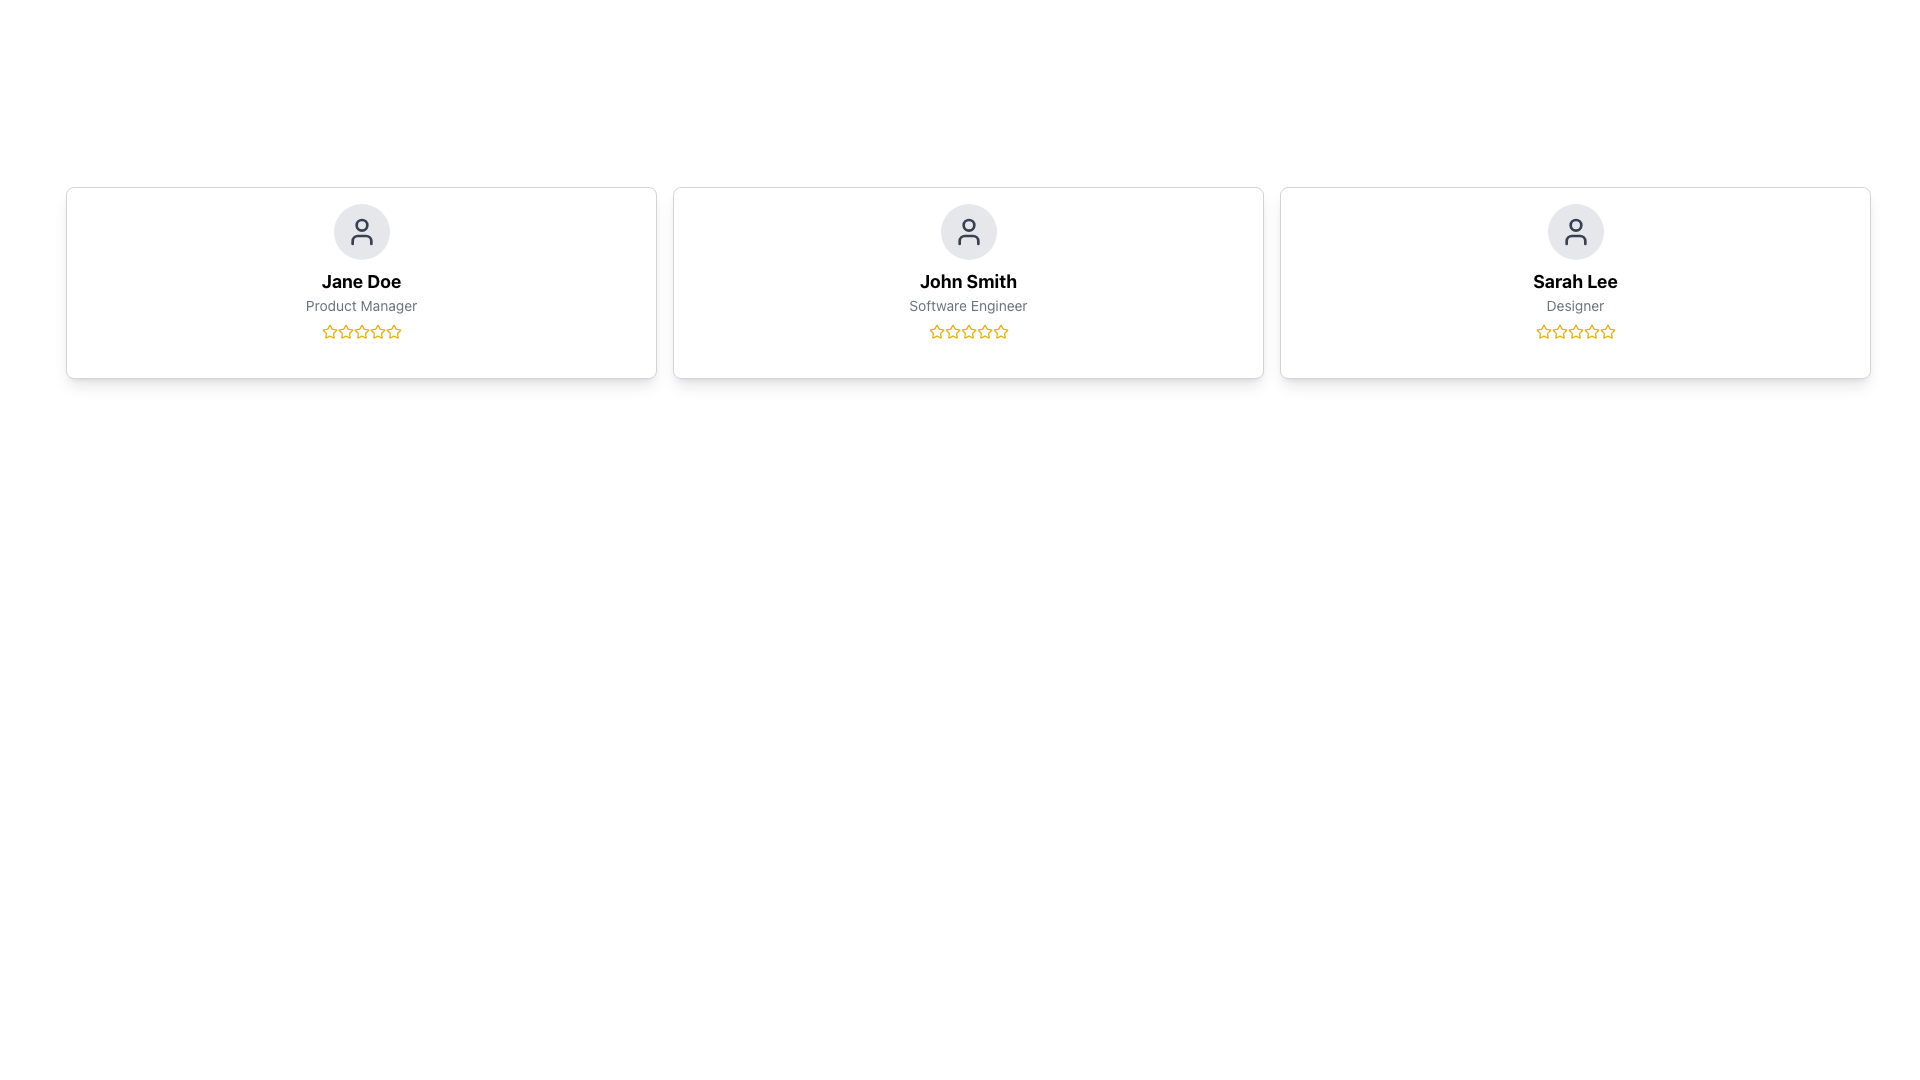 The height and width of the screenshot is (1080, 1920). What do you see at coordinates (377, 330) in the screenshot?
I see `the second star icon in the 5-star rating system below the 'Jane Doe' user card` at bounding box center [377, 330].